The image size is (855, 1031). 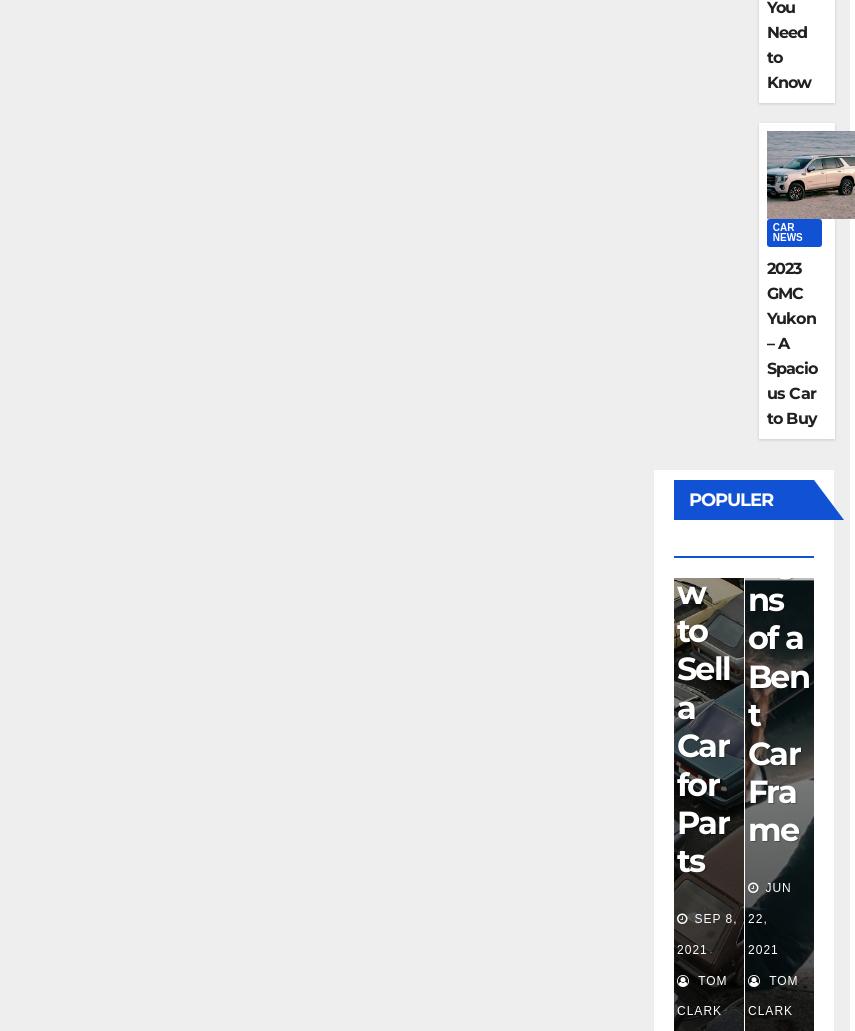 I want to click on 'Car News', so click(x=770, y=232).